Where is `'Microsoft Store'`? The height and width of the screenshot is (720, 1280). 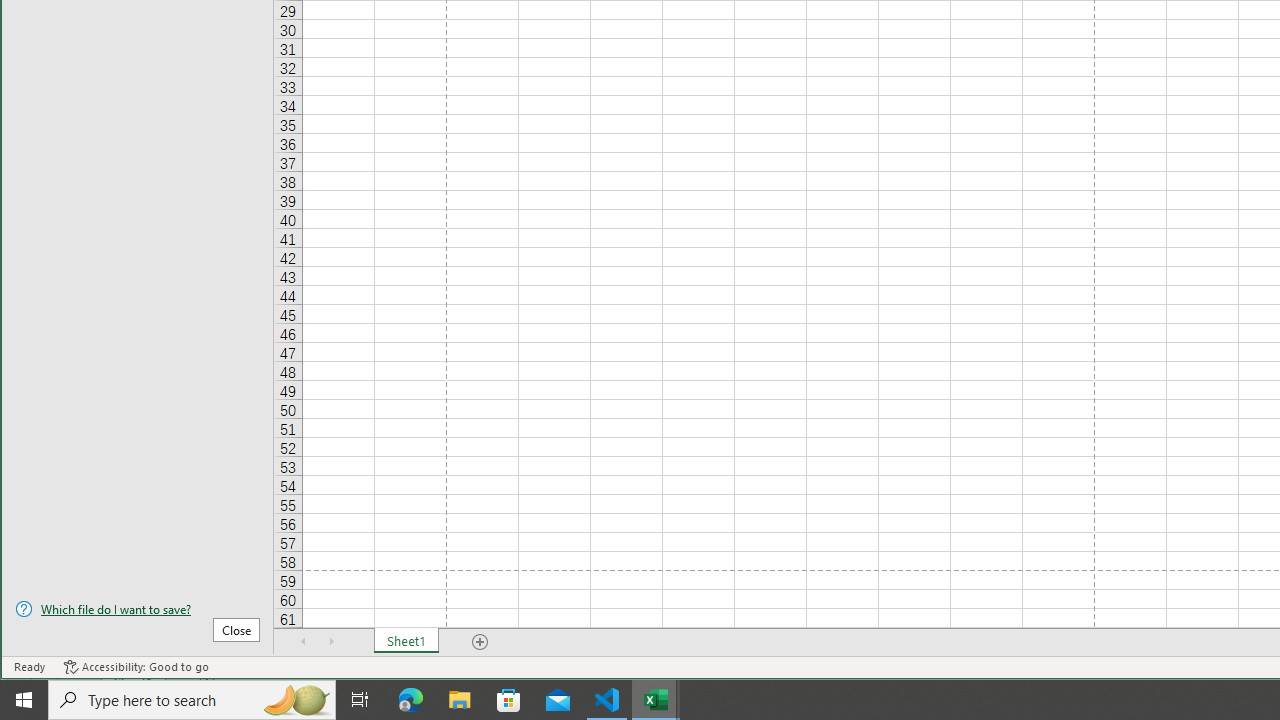 'Microsoft Store' is located at coordinates (509, 698).